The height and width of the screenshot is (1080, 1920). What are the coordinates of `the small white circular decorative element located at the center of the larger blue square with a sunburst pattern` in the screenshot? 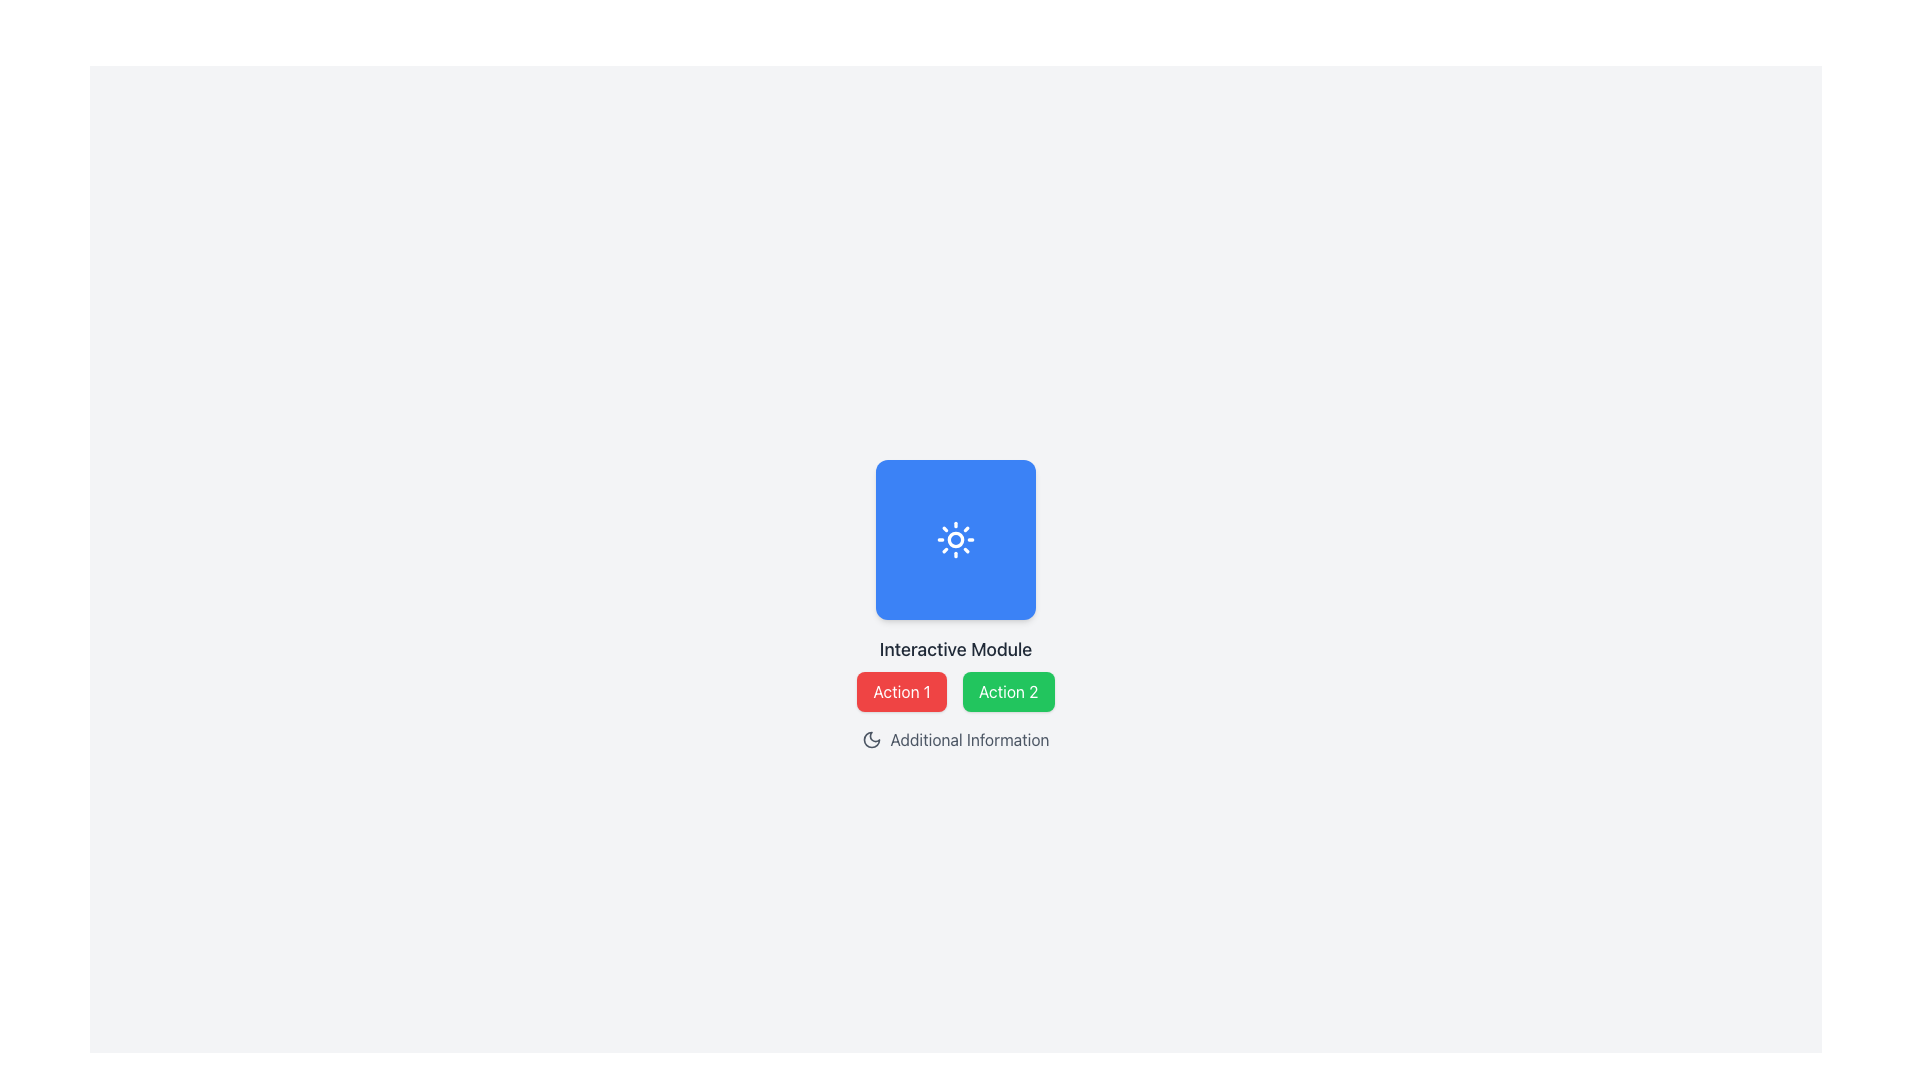 It's located at (954, 540).